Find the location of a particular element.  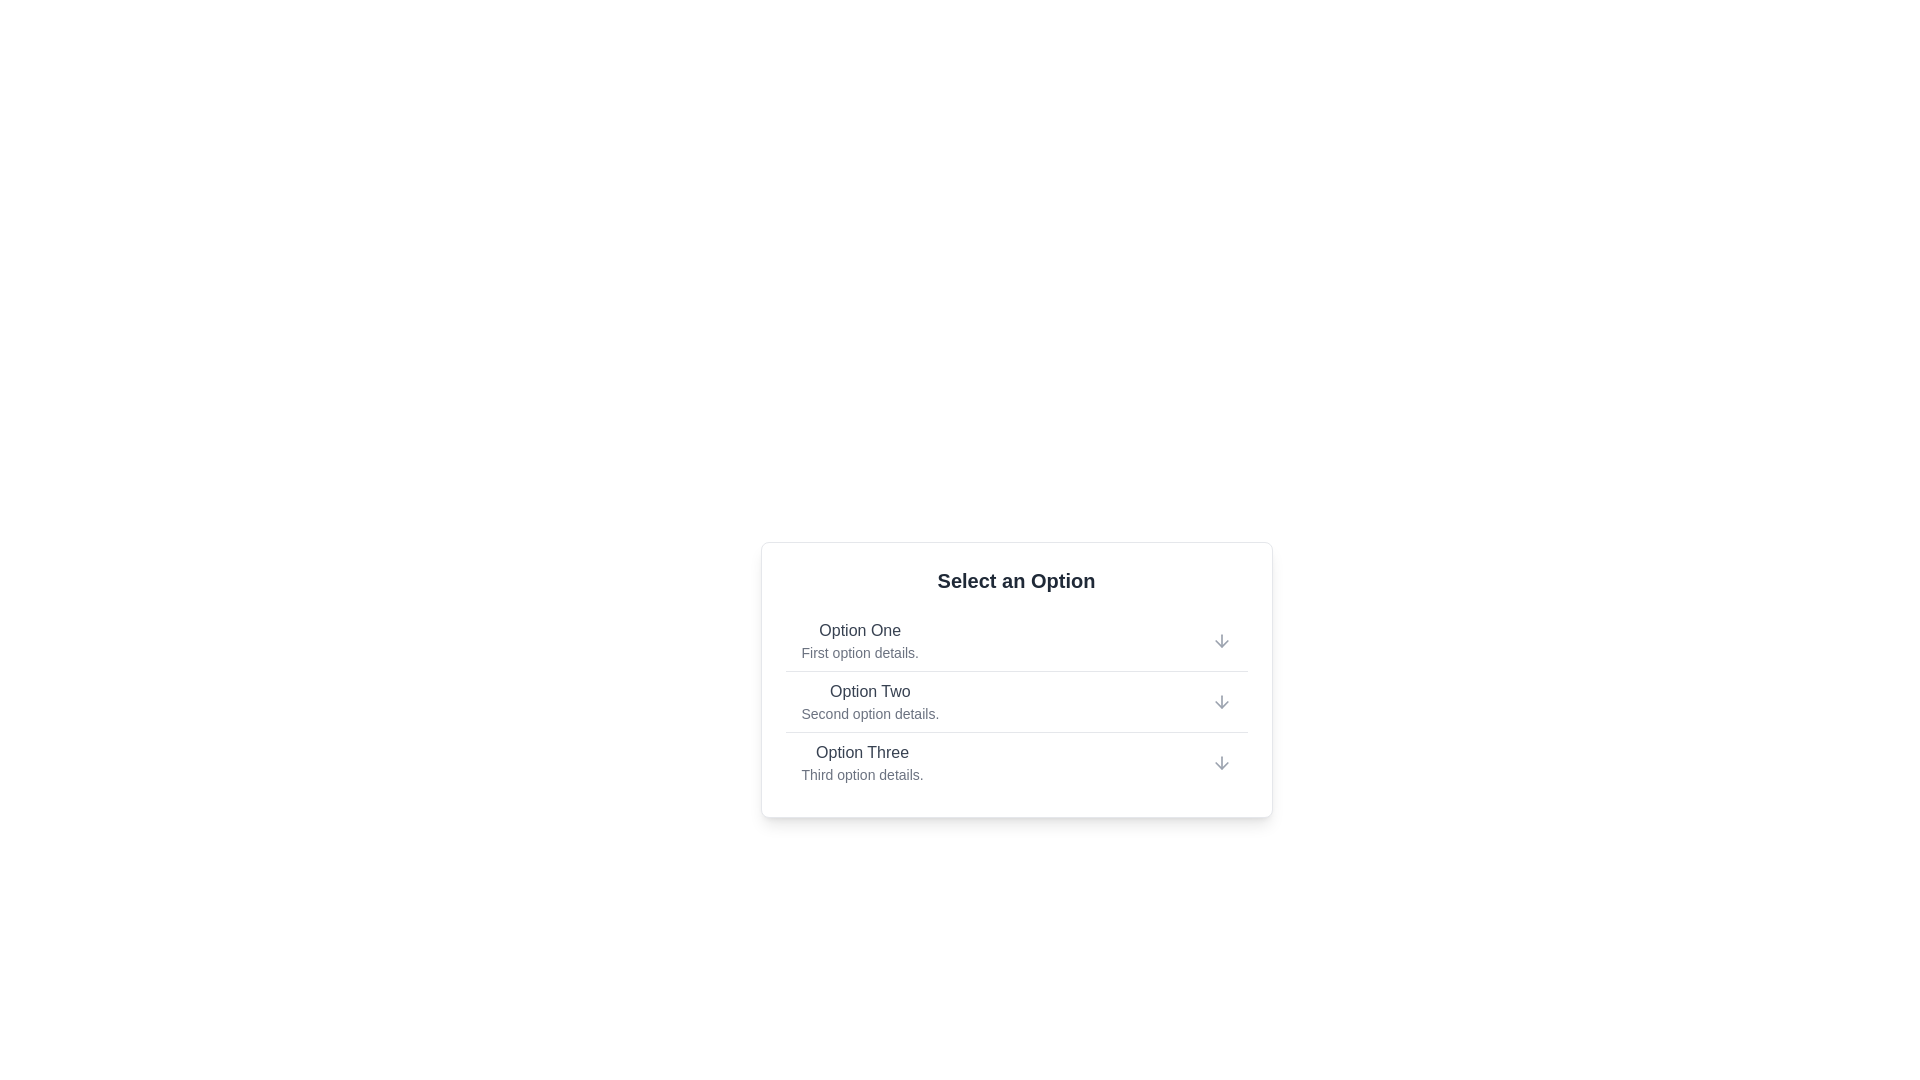

the arrow icon located on the far right side of the 'Option One' row to interact with it is located at coordinates (1220, 640).